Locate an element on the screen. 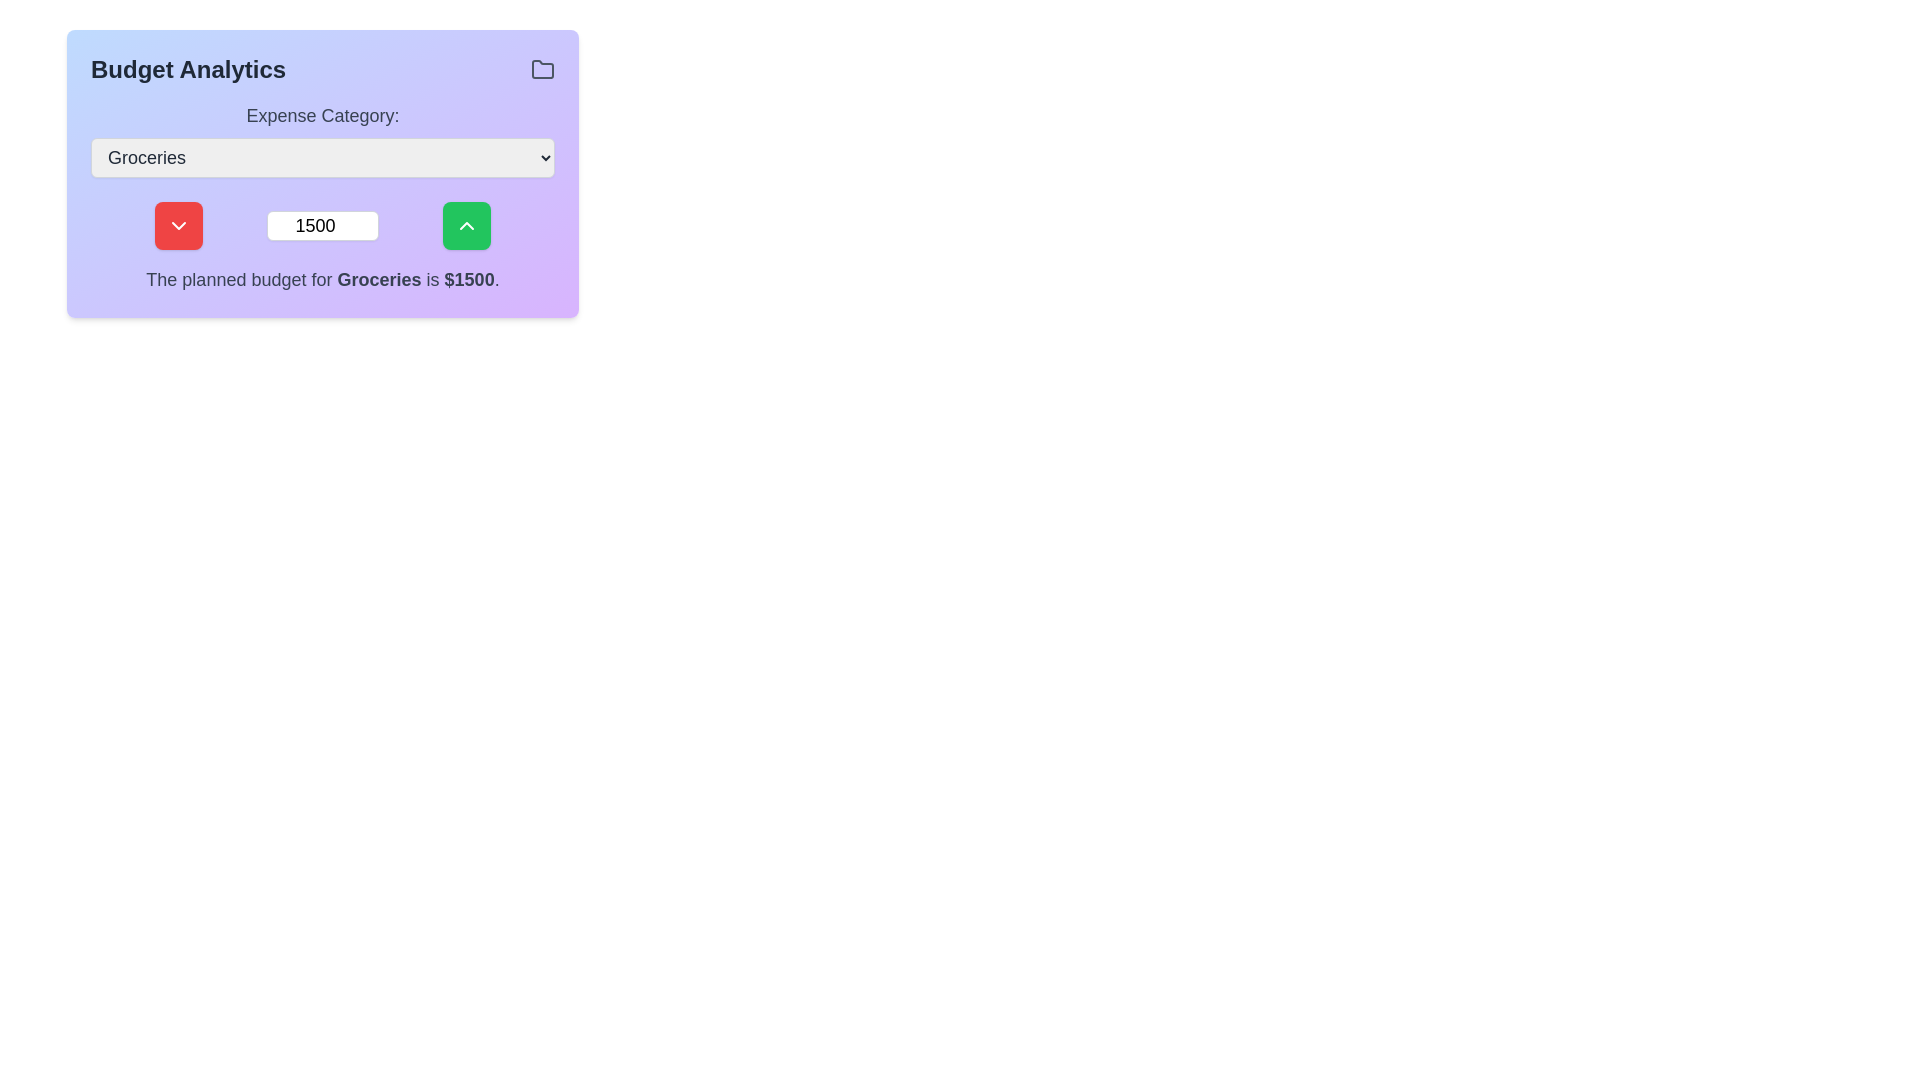 The image size is (1920, 1080). text element displaying the value '$1500' located at the bottom-right corner of the 'Budget Analytics' section is located at coordinates (468, 280).